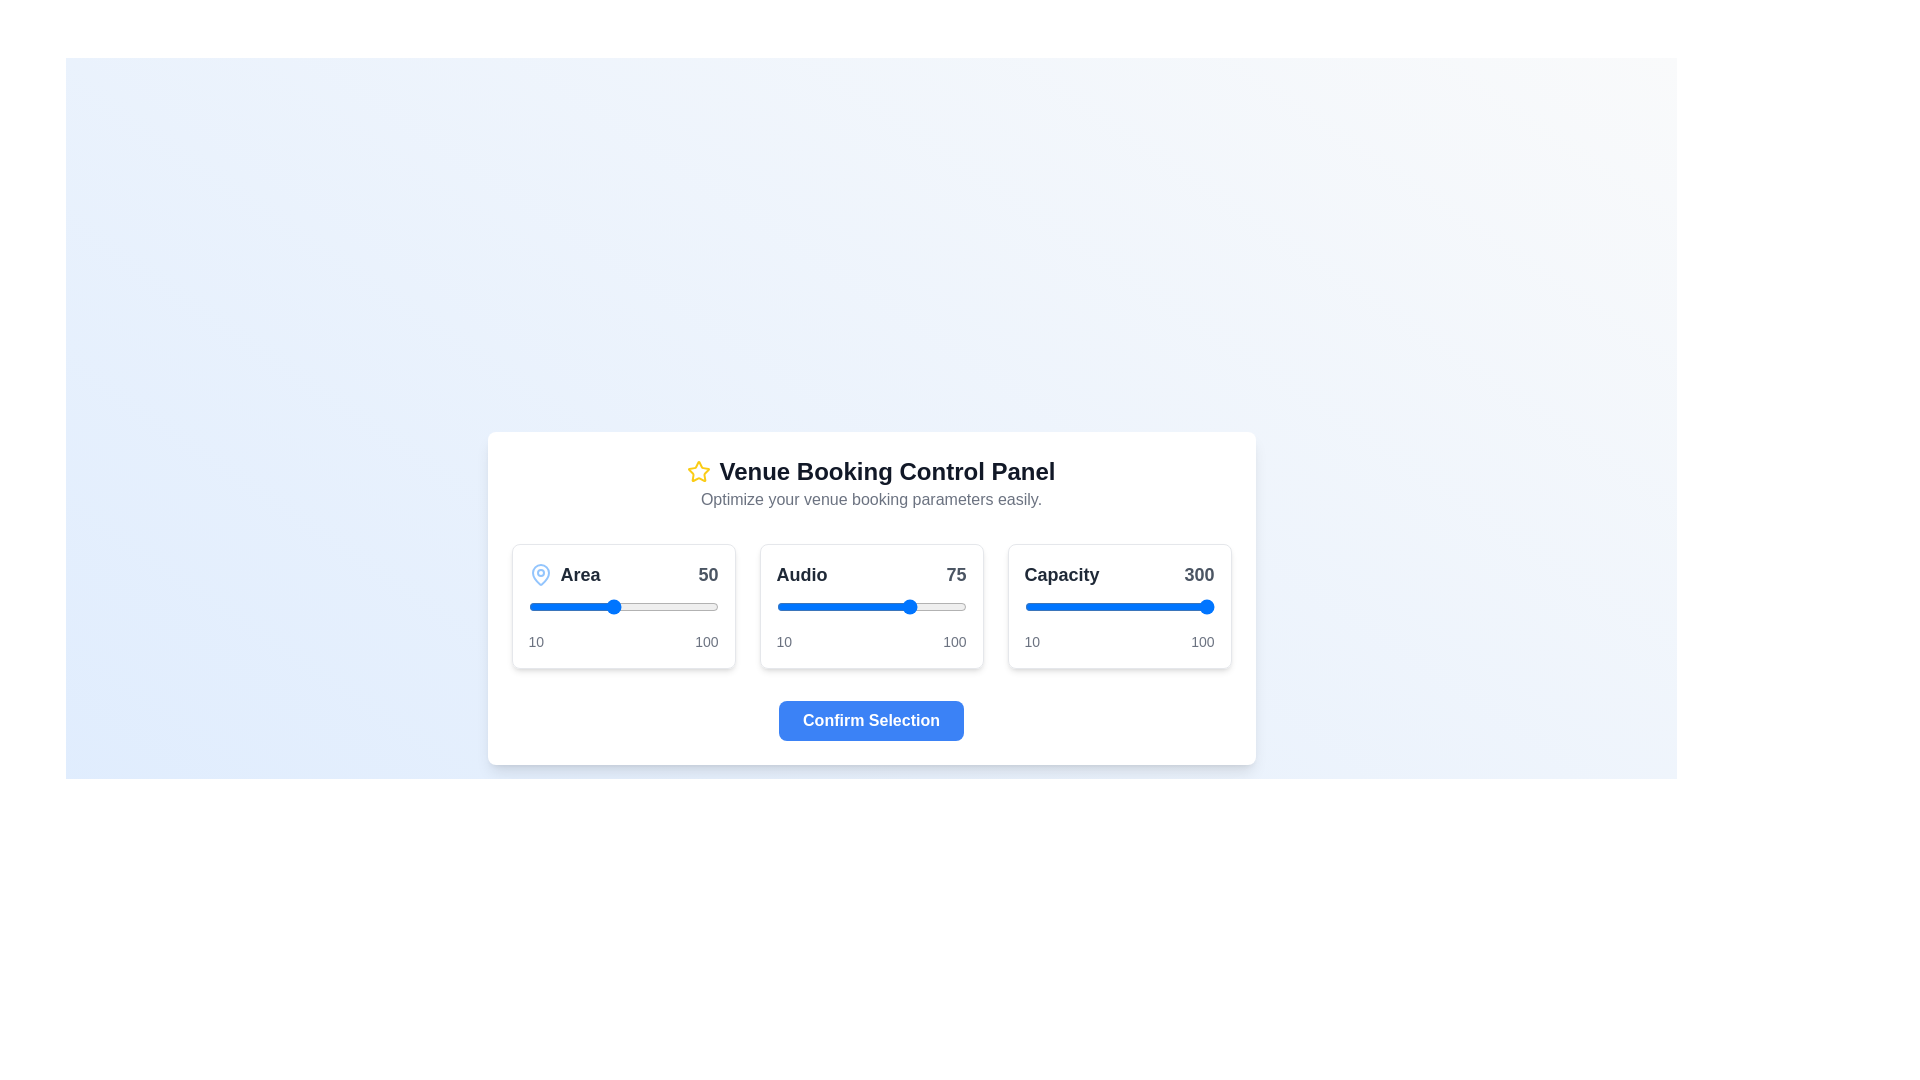 The width and height of the screenshot is (1920, 1080). I want to click on the yellow star icon with a hollow center located at the top of the interface header, just above the 'Venue Booking Control Panel' title, so click(699, 470).